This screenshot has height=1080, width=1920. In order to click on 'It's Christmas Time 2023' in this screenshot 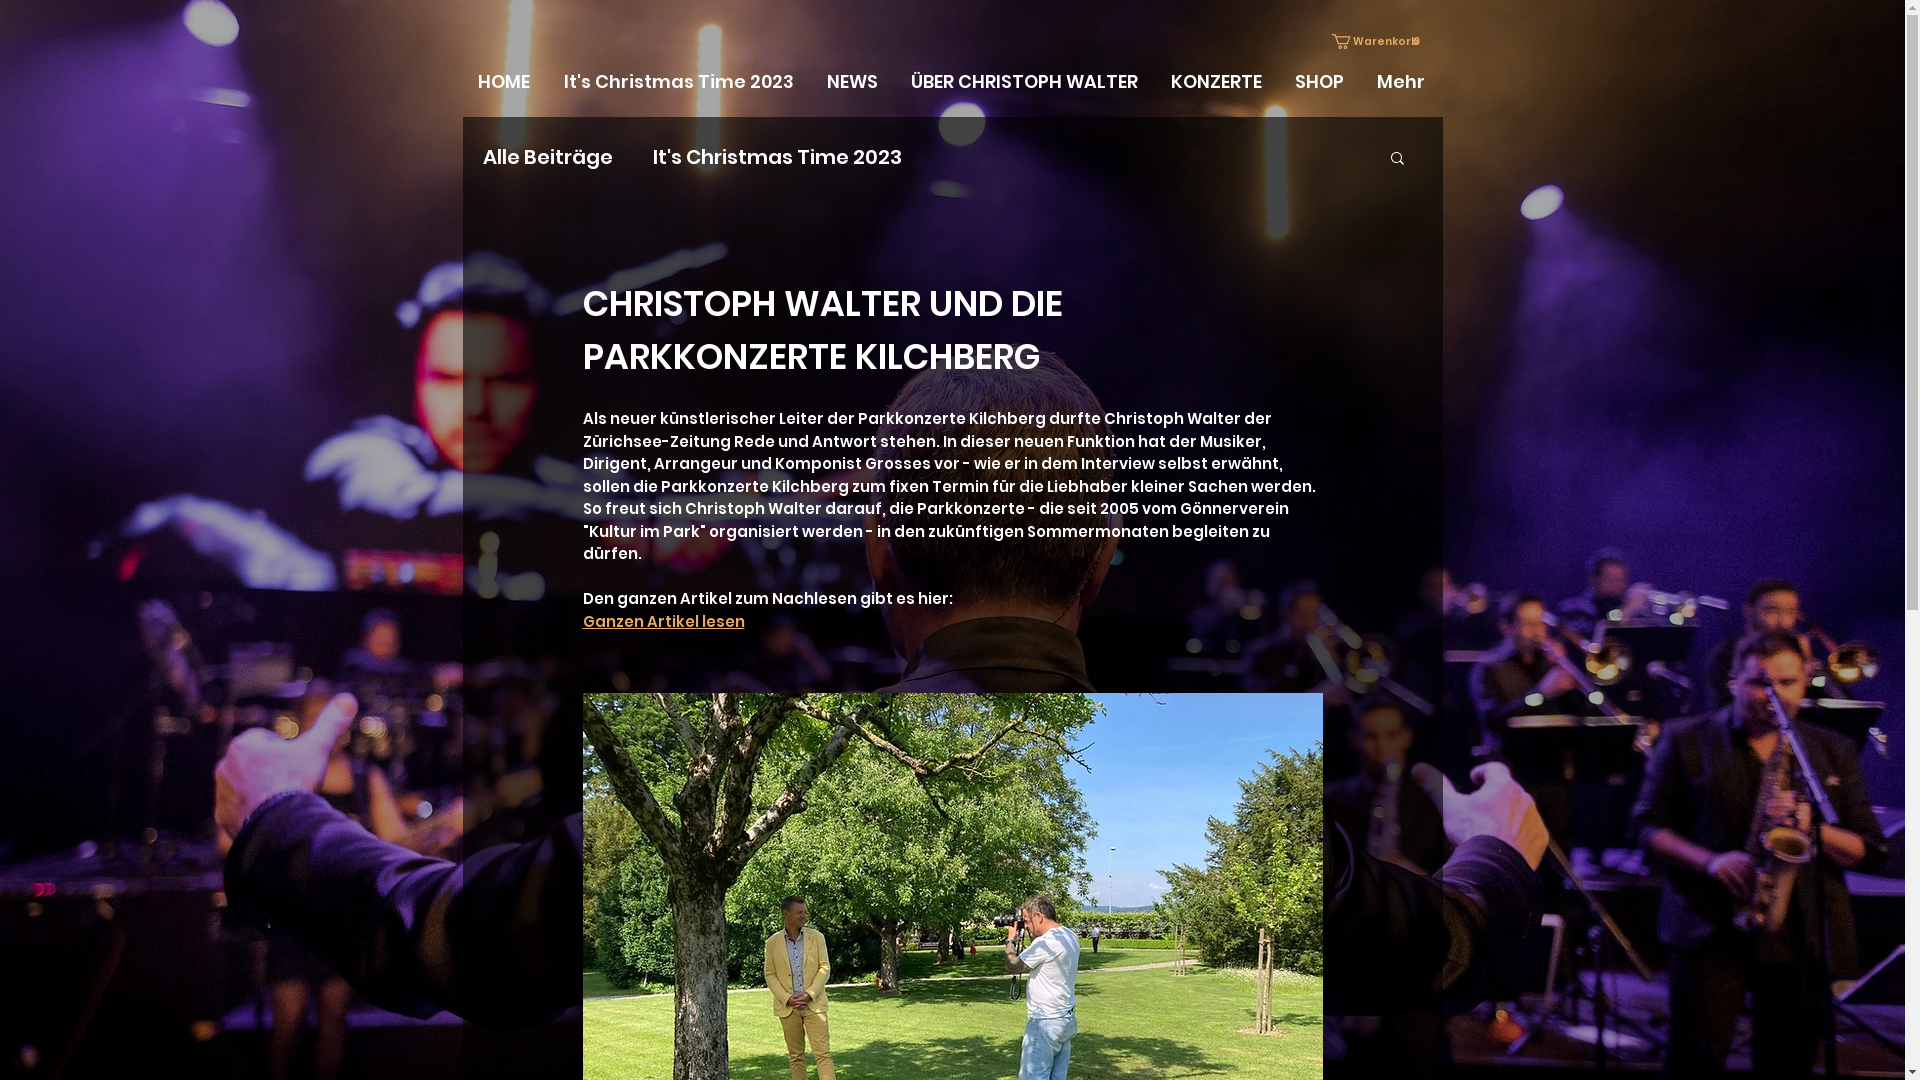, I will do `click(679, 80)`.